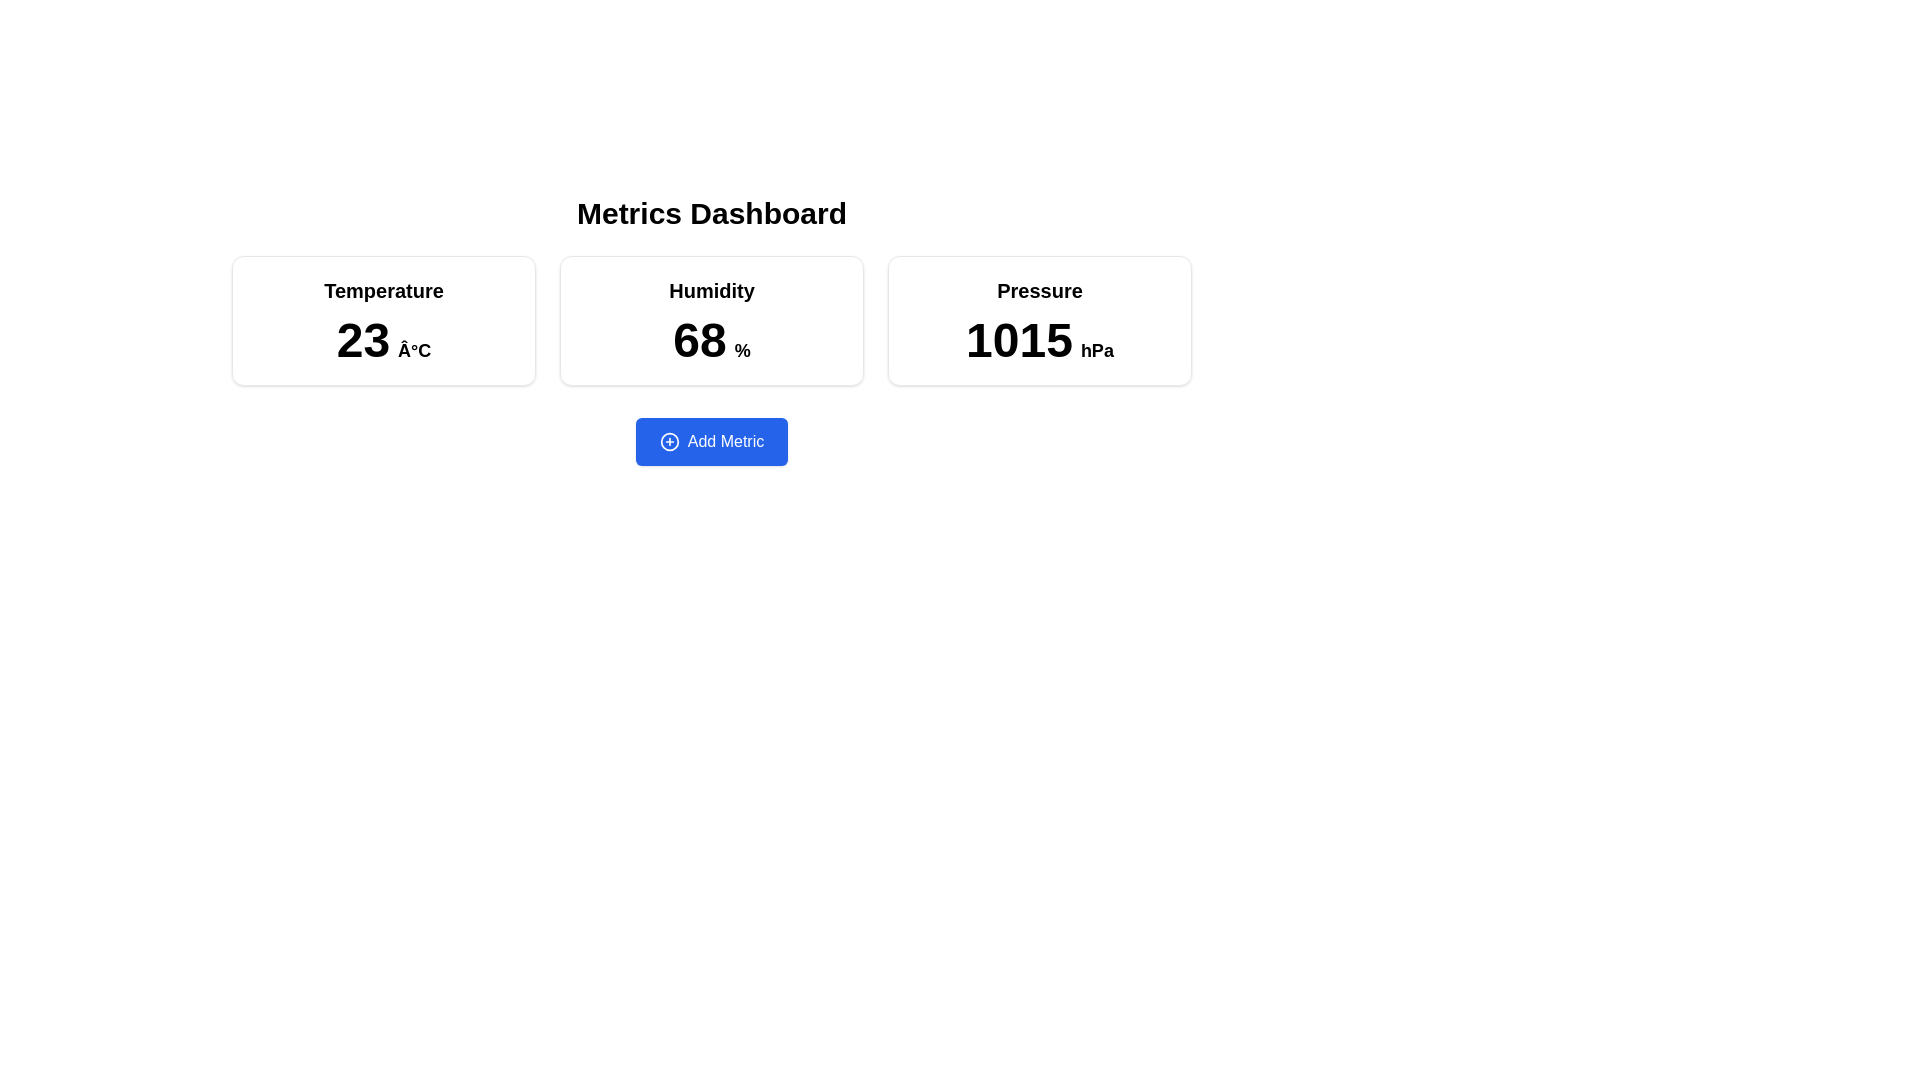  Describe the element at coordinates (711, 319) in the screenshot. I see `displayed data on the 'Humidity' informational card, which shows '68%' beneath the label in bold lettering` at that location.